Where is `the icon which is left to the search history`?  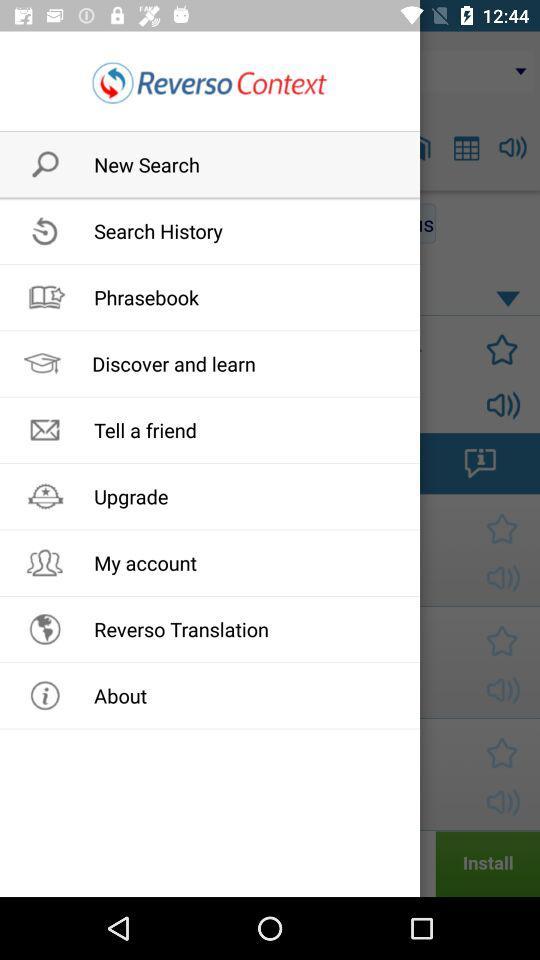
the icon which is left to the search history is located at coordinates (39, 223).